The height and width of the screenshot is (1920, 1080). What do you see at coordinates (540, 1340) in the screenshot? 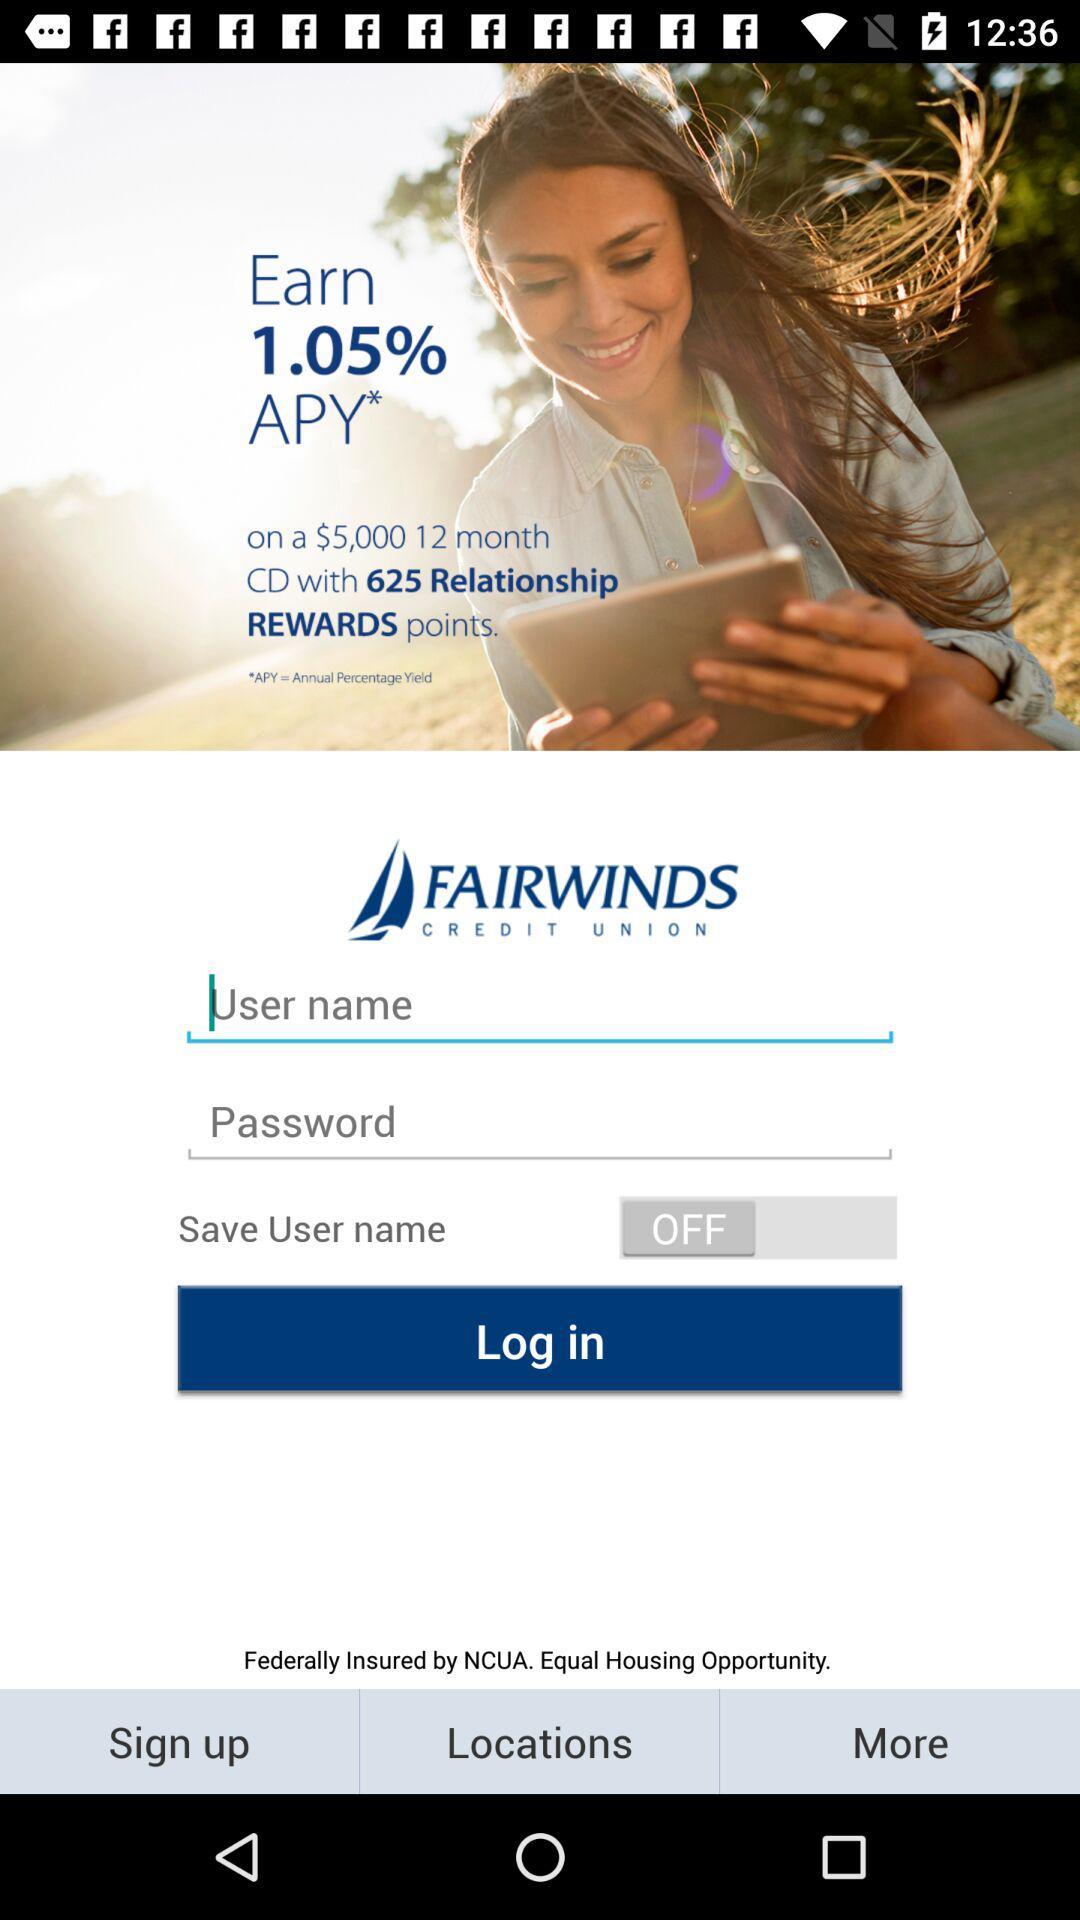
I see `the log in item` at bounding box center [540, 1340].